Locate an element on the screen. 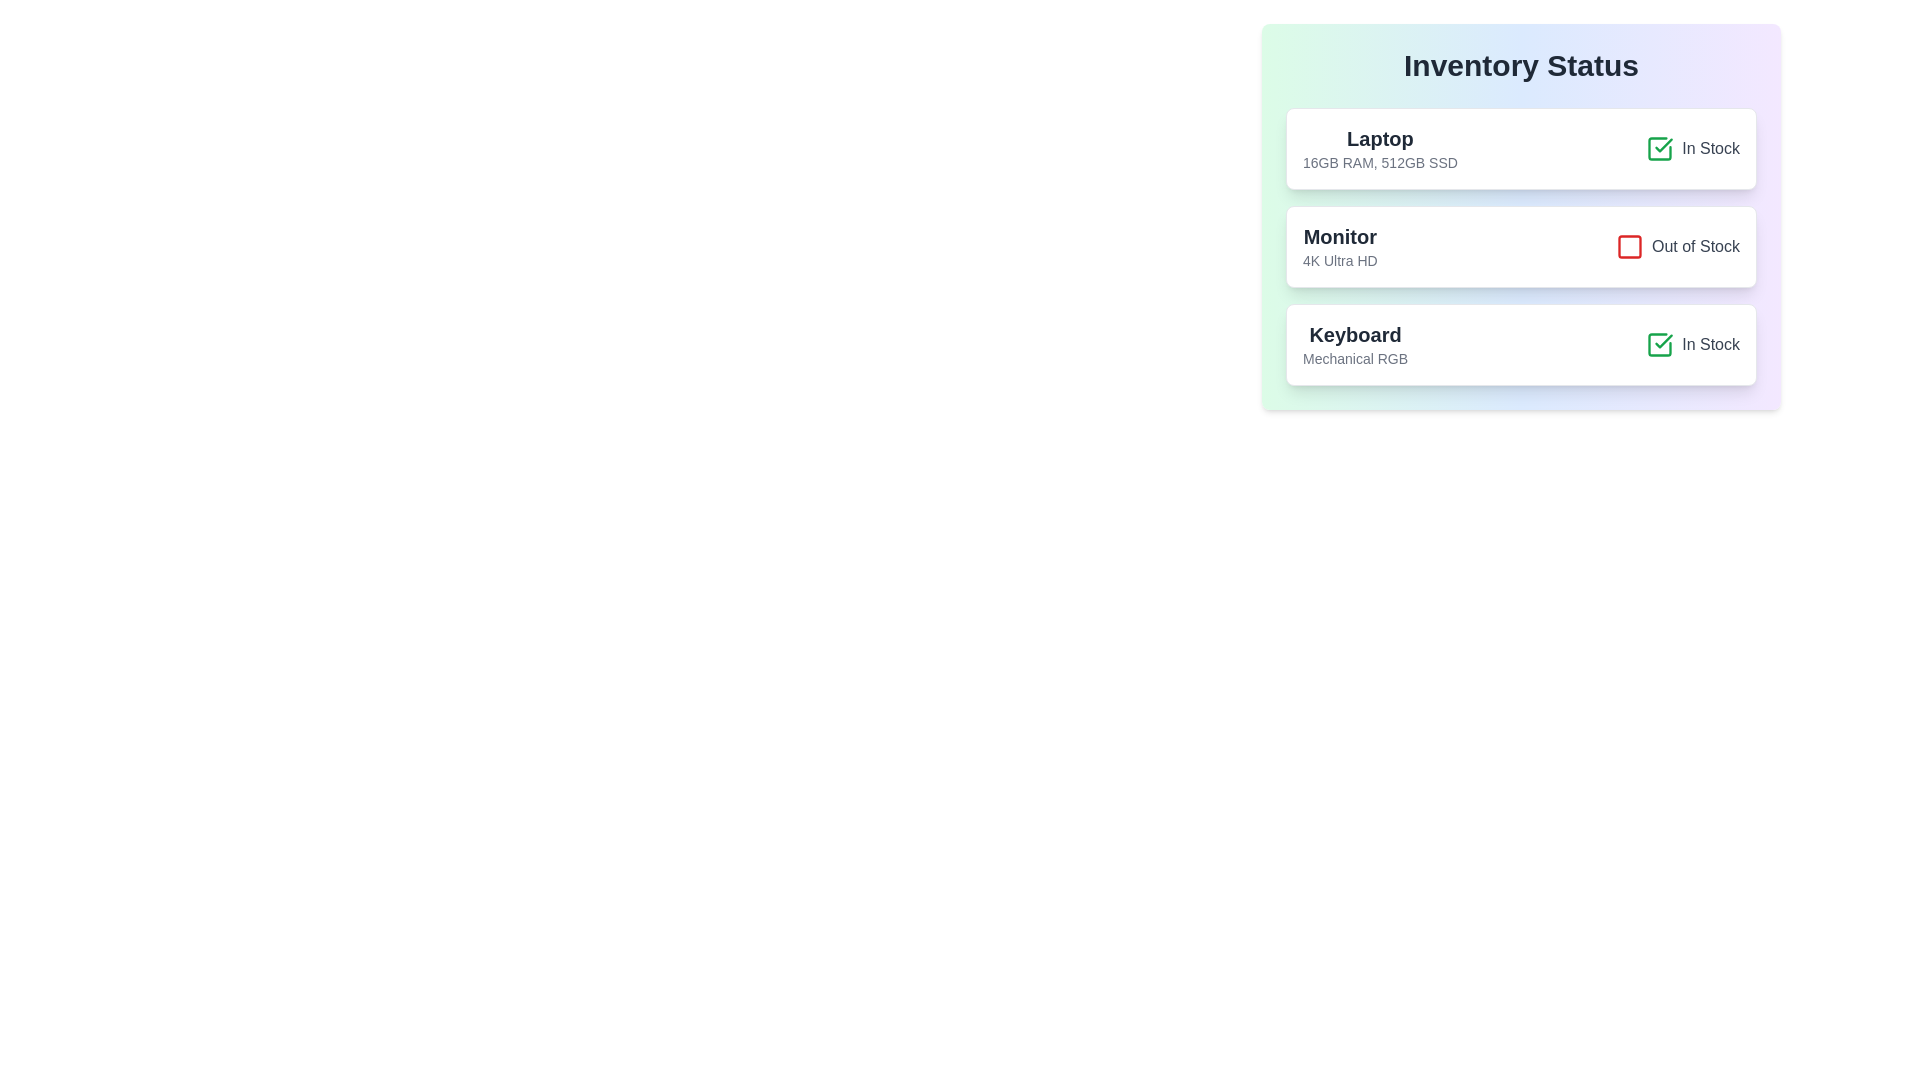 Image resolution: width=1920 pixels, height=1080 pixels. the text element displaying the title 'Laptop' and its description '16GB RAM, 512GB SSD', which is prominently located at the top of the card in the 'Inventory Status' section is located at coordinates (1379, 148).